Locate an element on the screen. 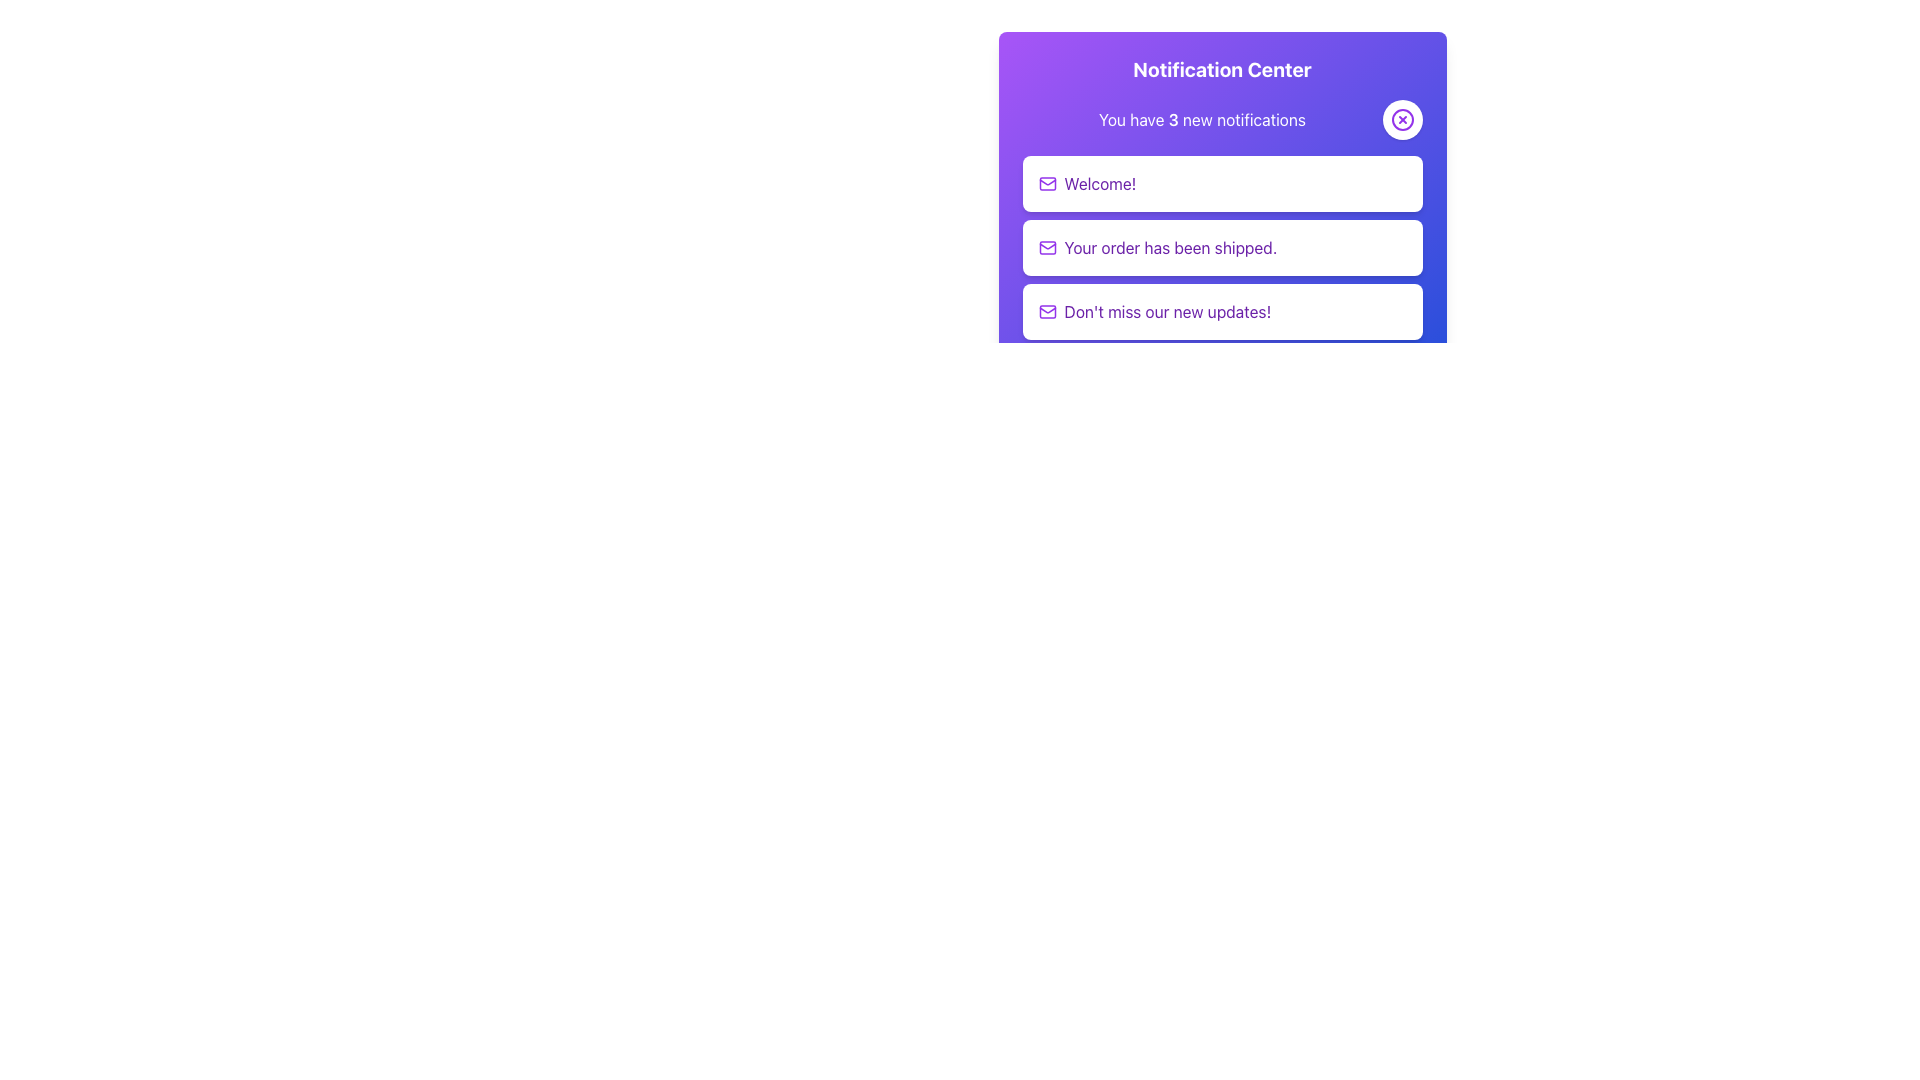  the Notification card displaying the message 'Welcome!' which is the first card in the notification center panel is located at coordinates (1221, 184).